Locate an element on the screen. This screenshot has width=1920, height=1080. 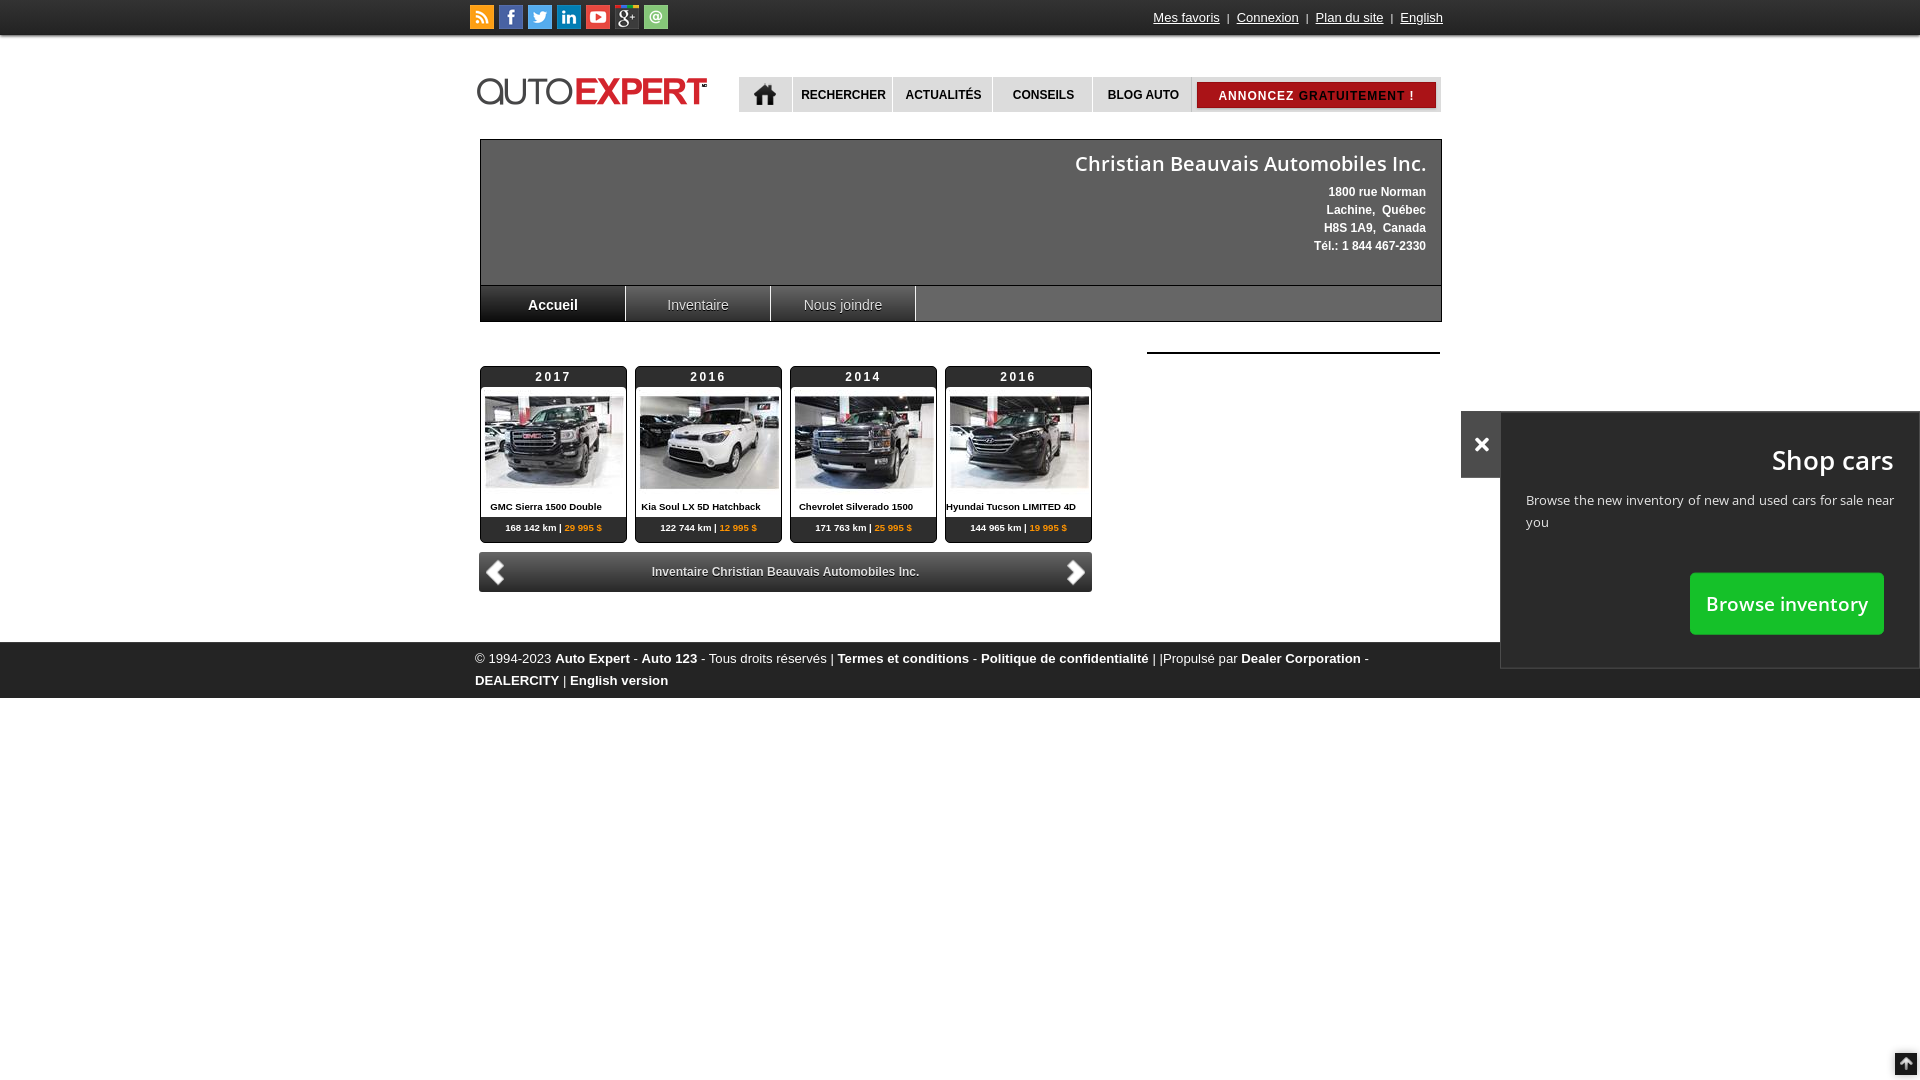
'Accueil' is located at coordinates (553, 303).